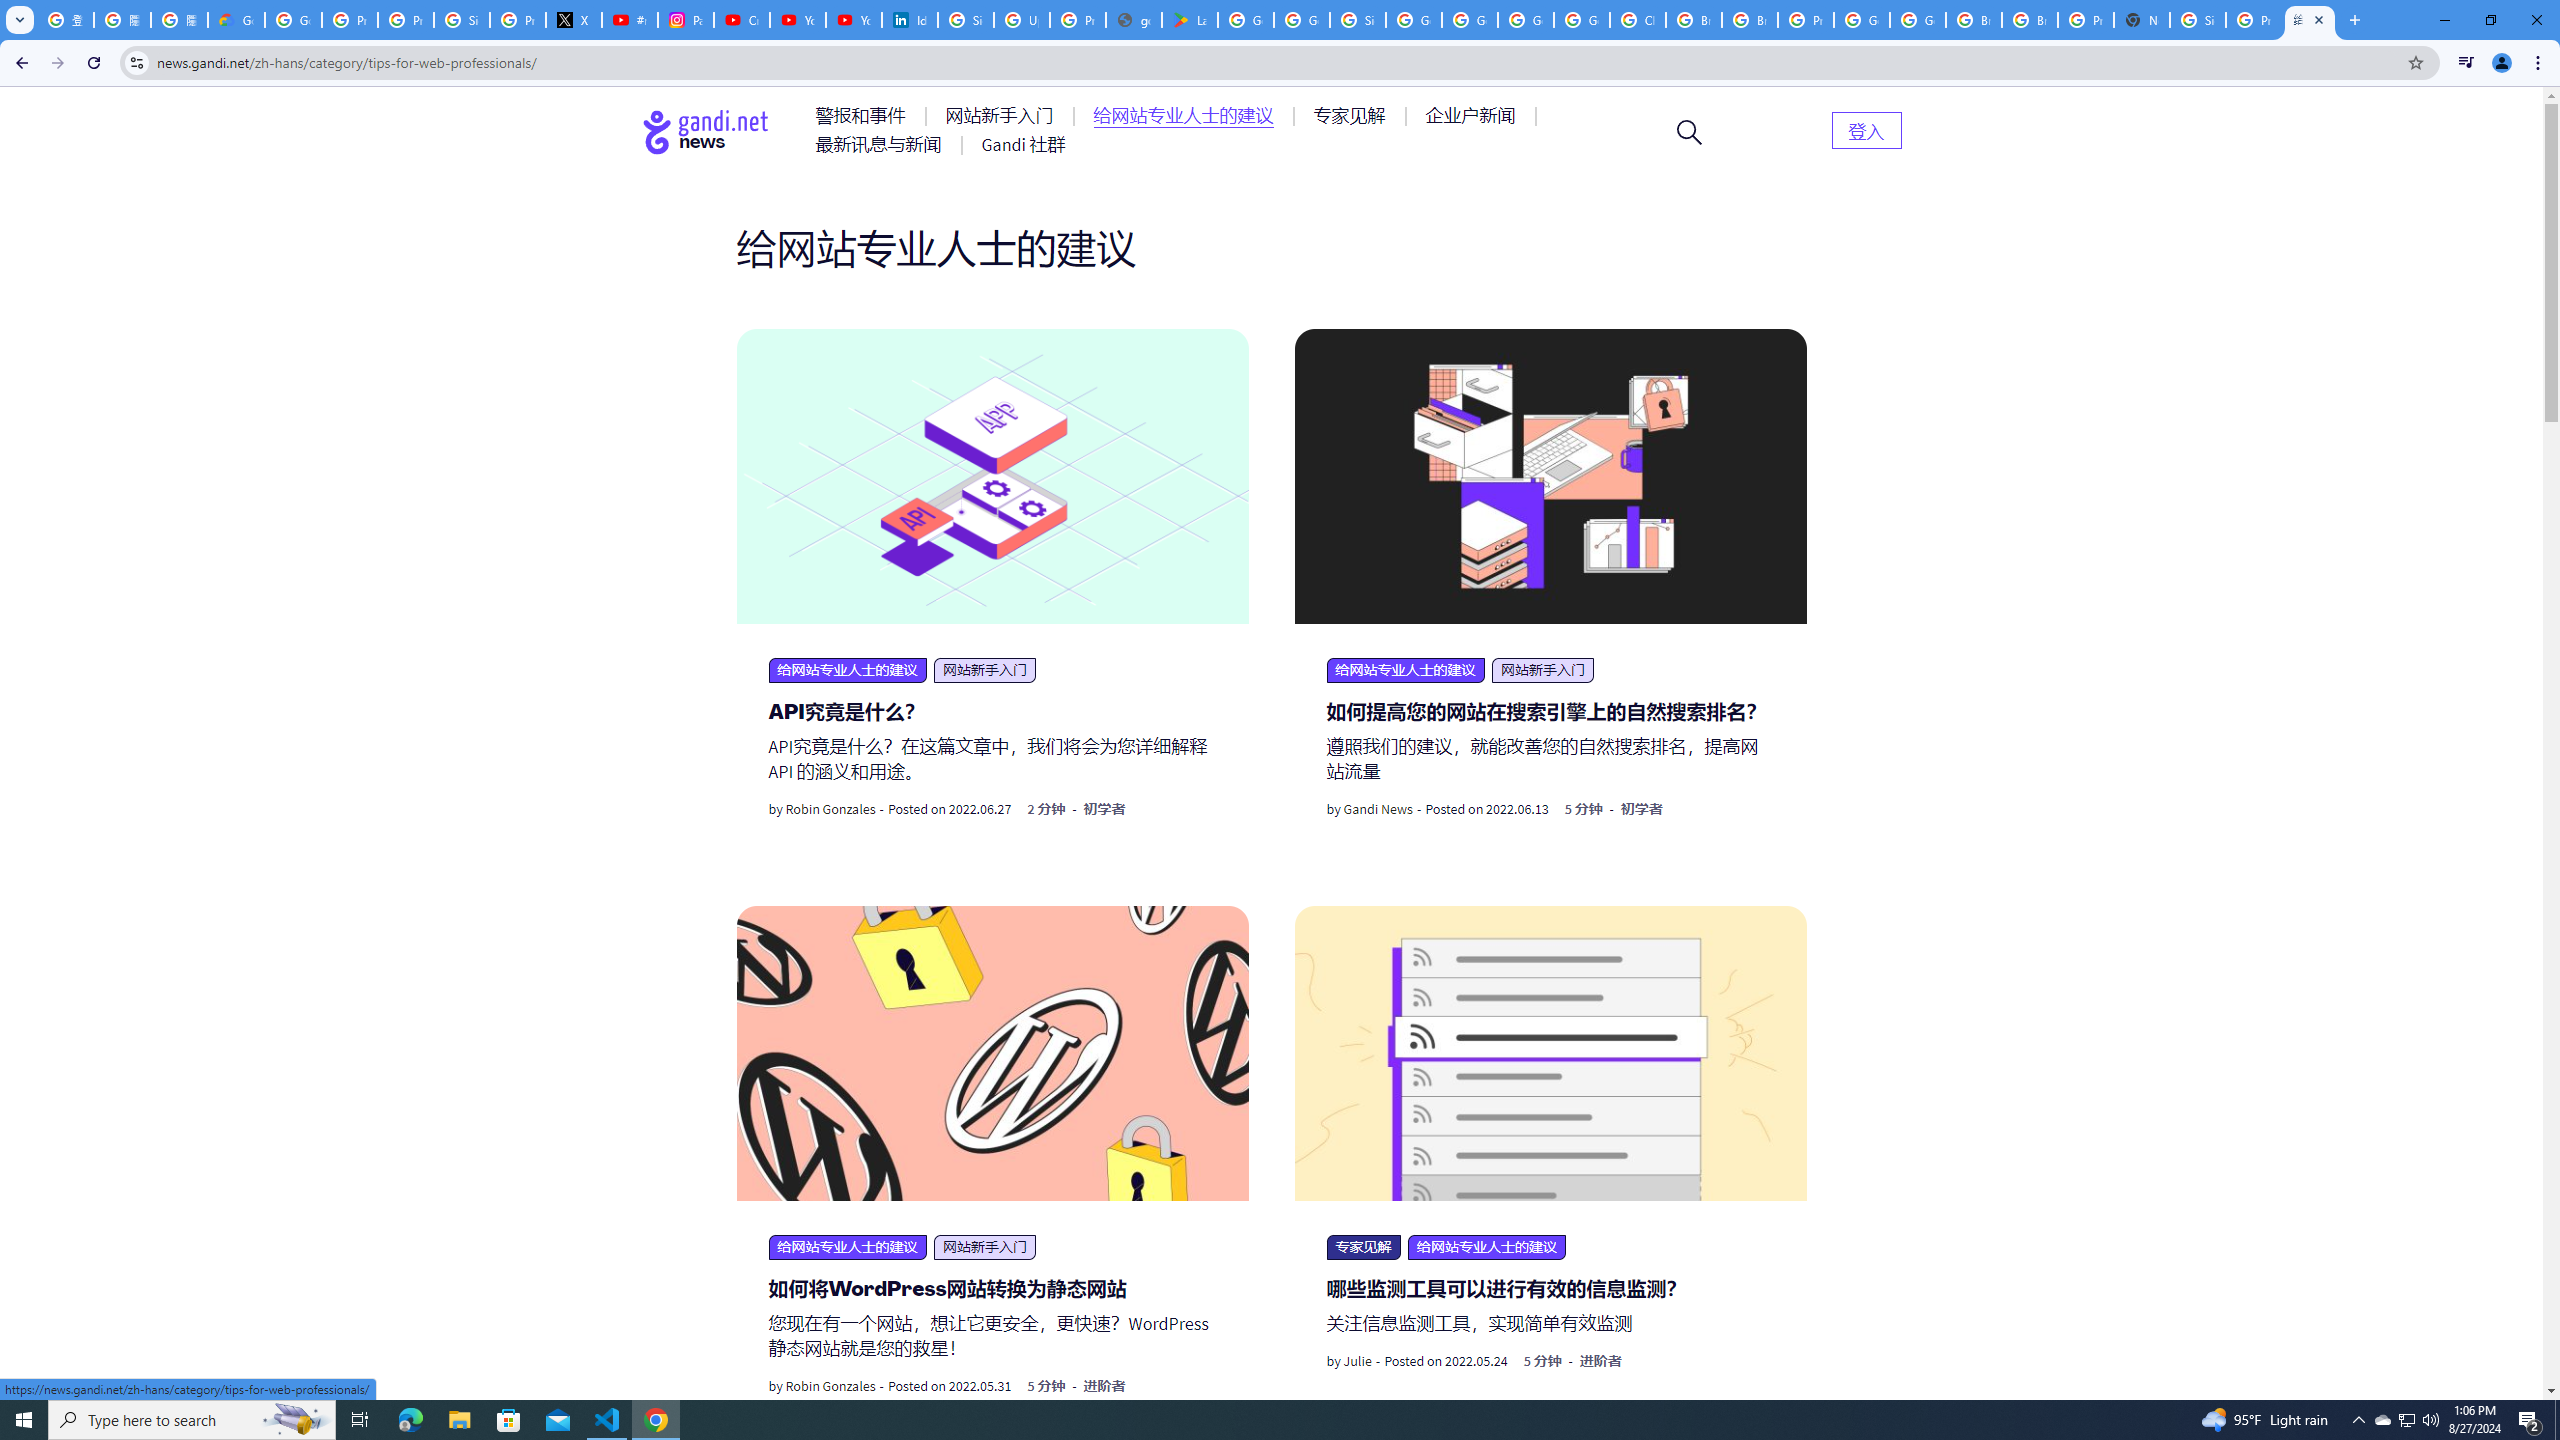 The image size is (2560, 1440). Describe the element at coordinates (1377, 809) in the screenshot. I see `'Gandi News'` at that location.